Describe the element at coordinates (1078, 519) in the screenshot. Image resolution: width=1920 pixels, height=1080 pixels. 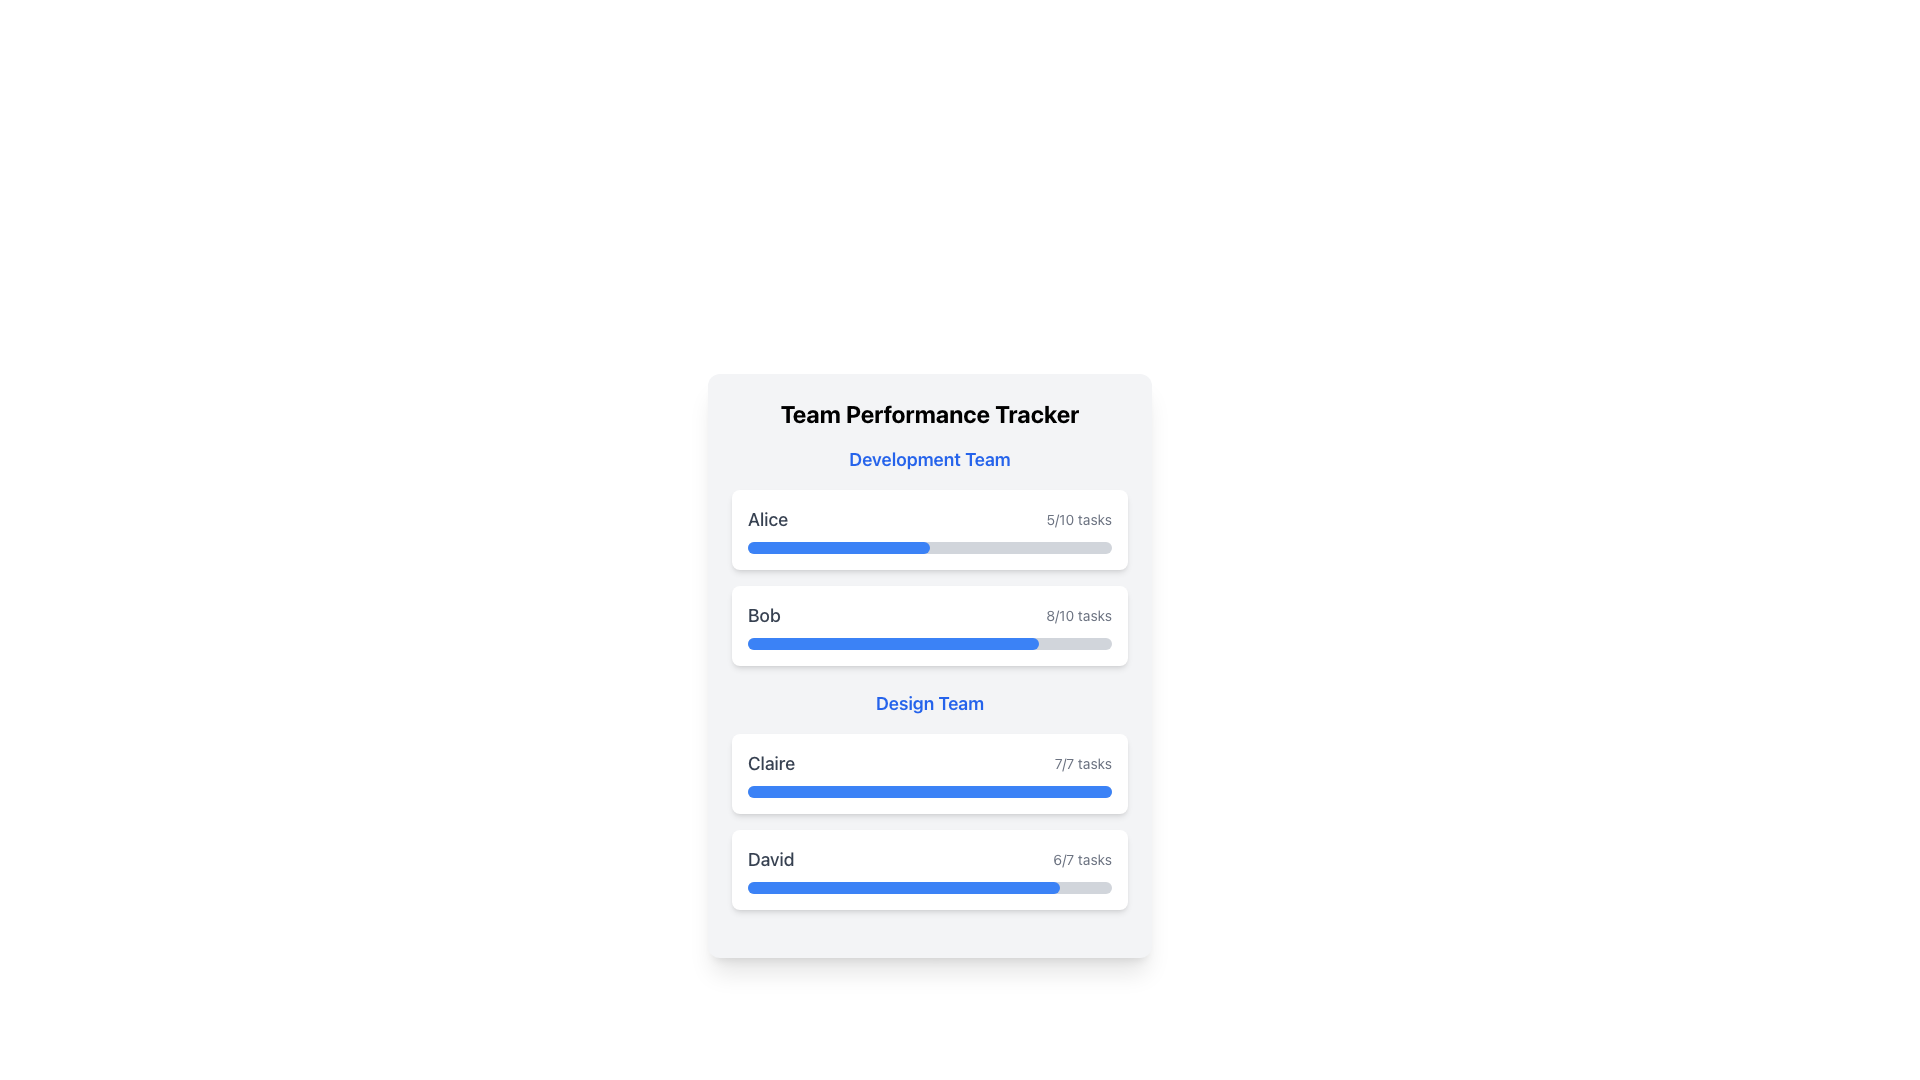
I see `the Text Label that shows the completion status of tasks, indicating 5 out of 10 tasks completed, positioned in the Development Team section` at that location.